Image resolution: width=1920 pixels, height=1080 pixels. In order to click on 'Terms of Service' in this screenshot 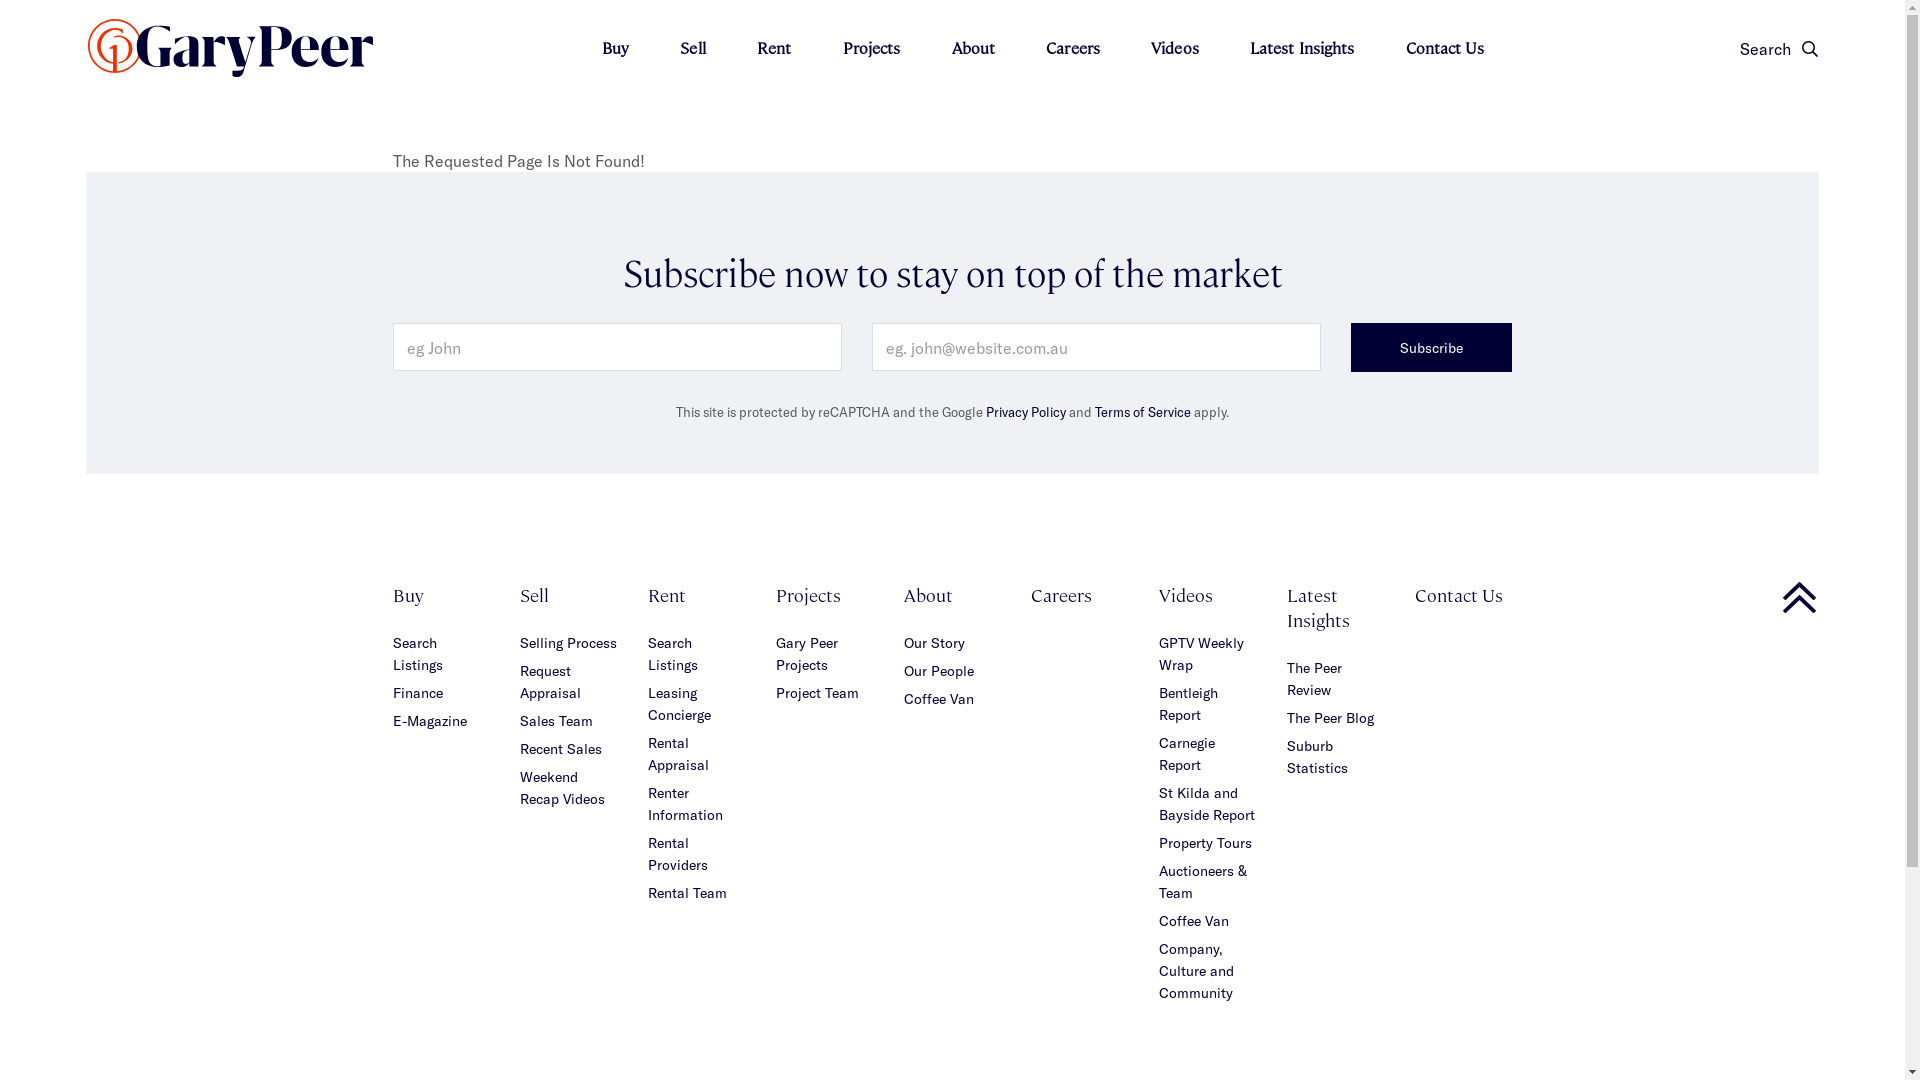, I will do `click(1142, 411)`.